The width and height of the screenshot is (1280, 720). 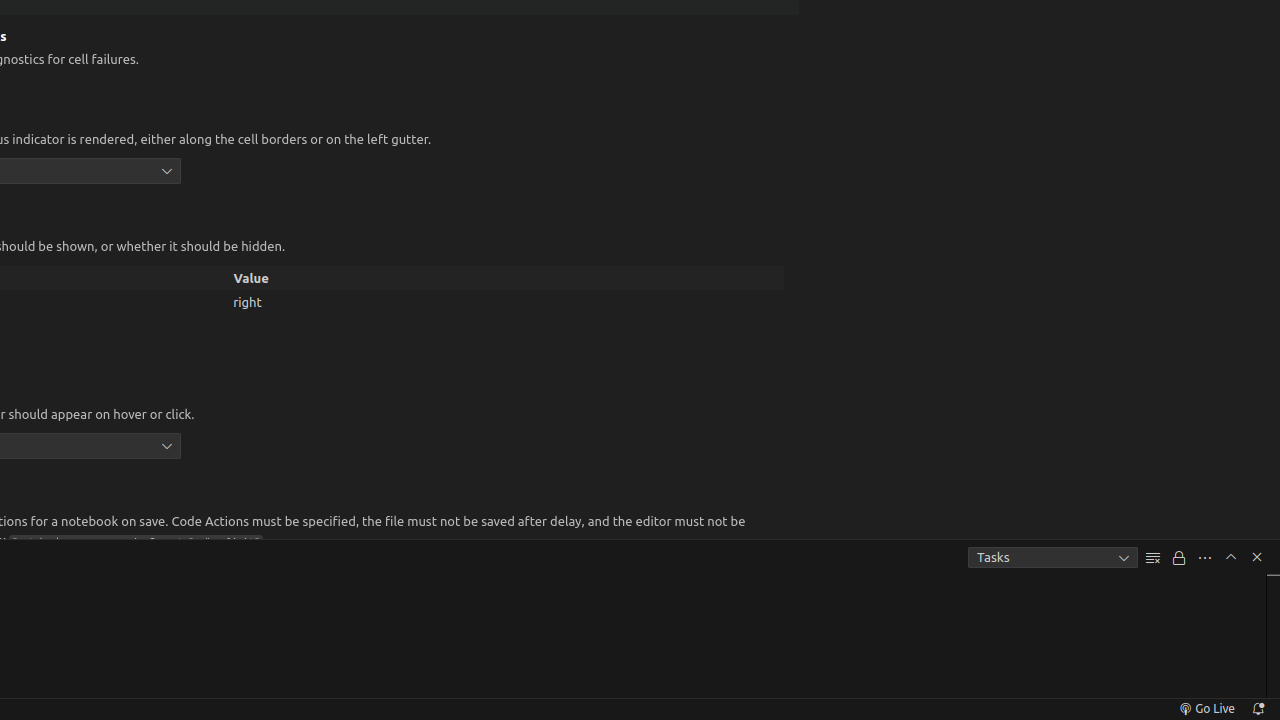 What do you see at coordinates (1179, 557) in the screenshot?
I see `'Turn Auto Scrolling Off'` at bounding box center [1179, 557].